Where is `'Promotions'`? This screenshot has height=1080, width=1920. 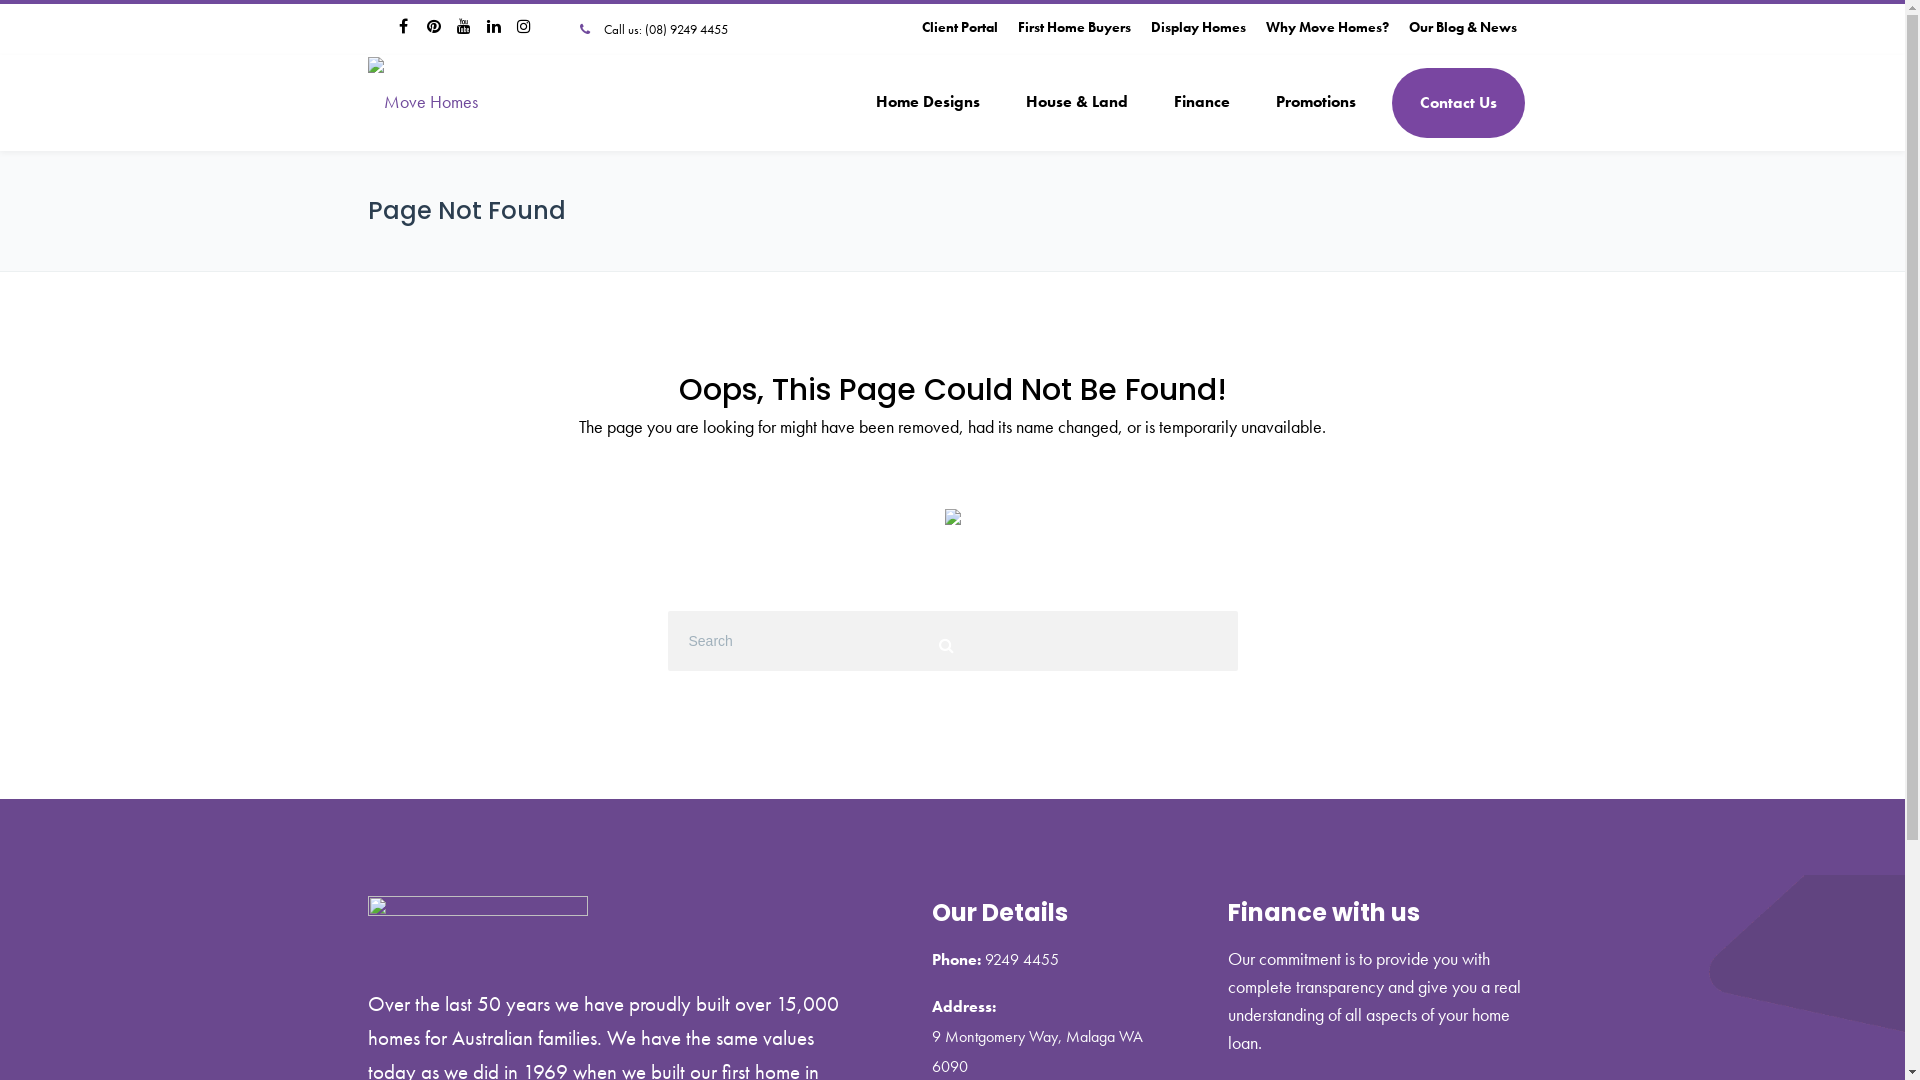 'Promotions' is located at coordinates (1315, 102).